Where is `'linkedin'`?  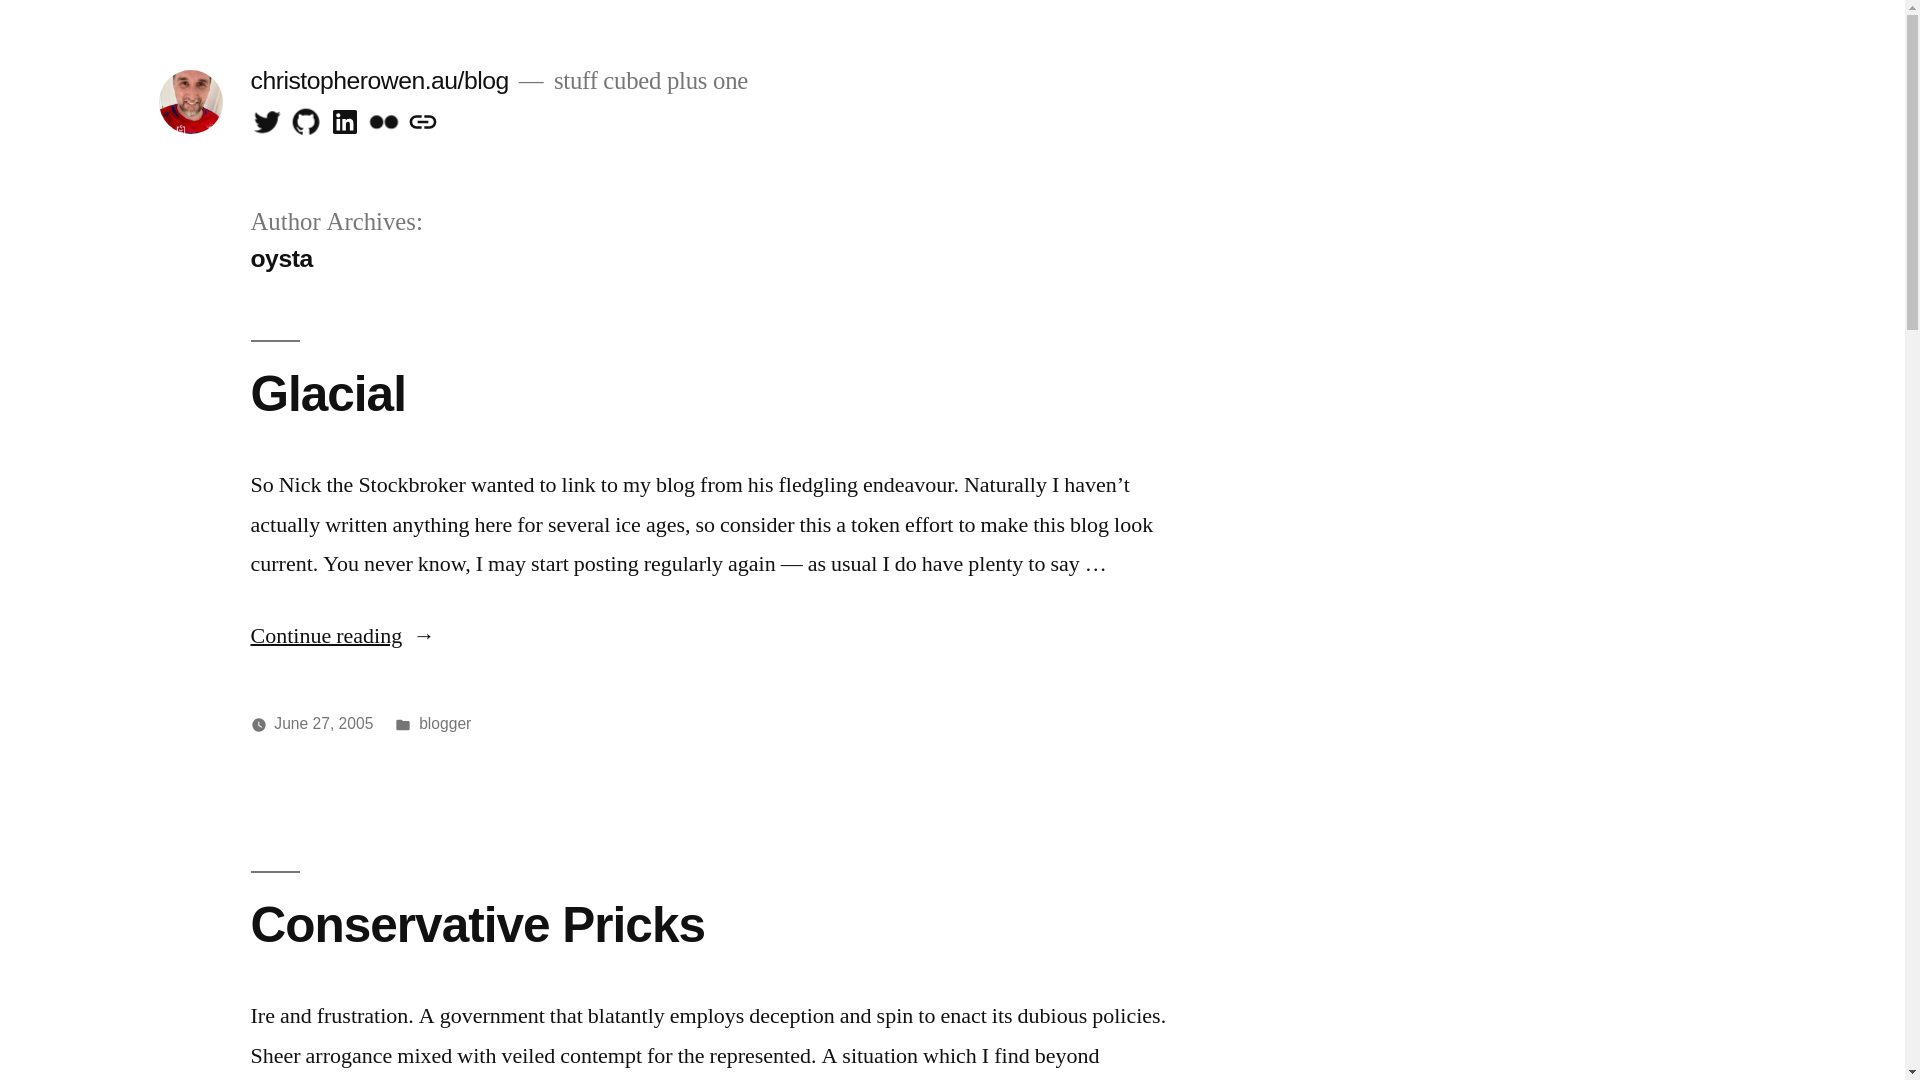
'linkedin' is located at coordinates (345, 122).